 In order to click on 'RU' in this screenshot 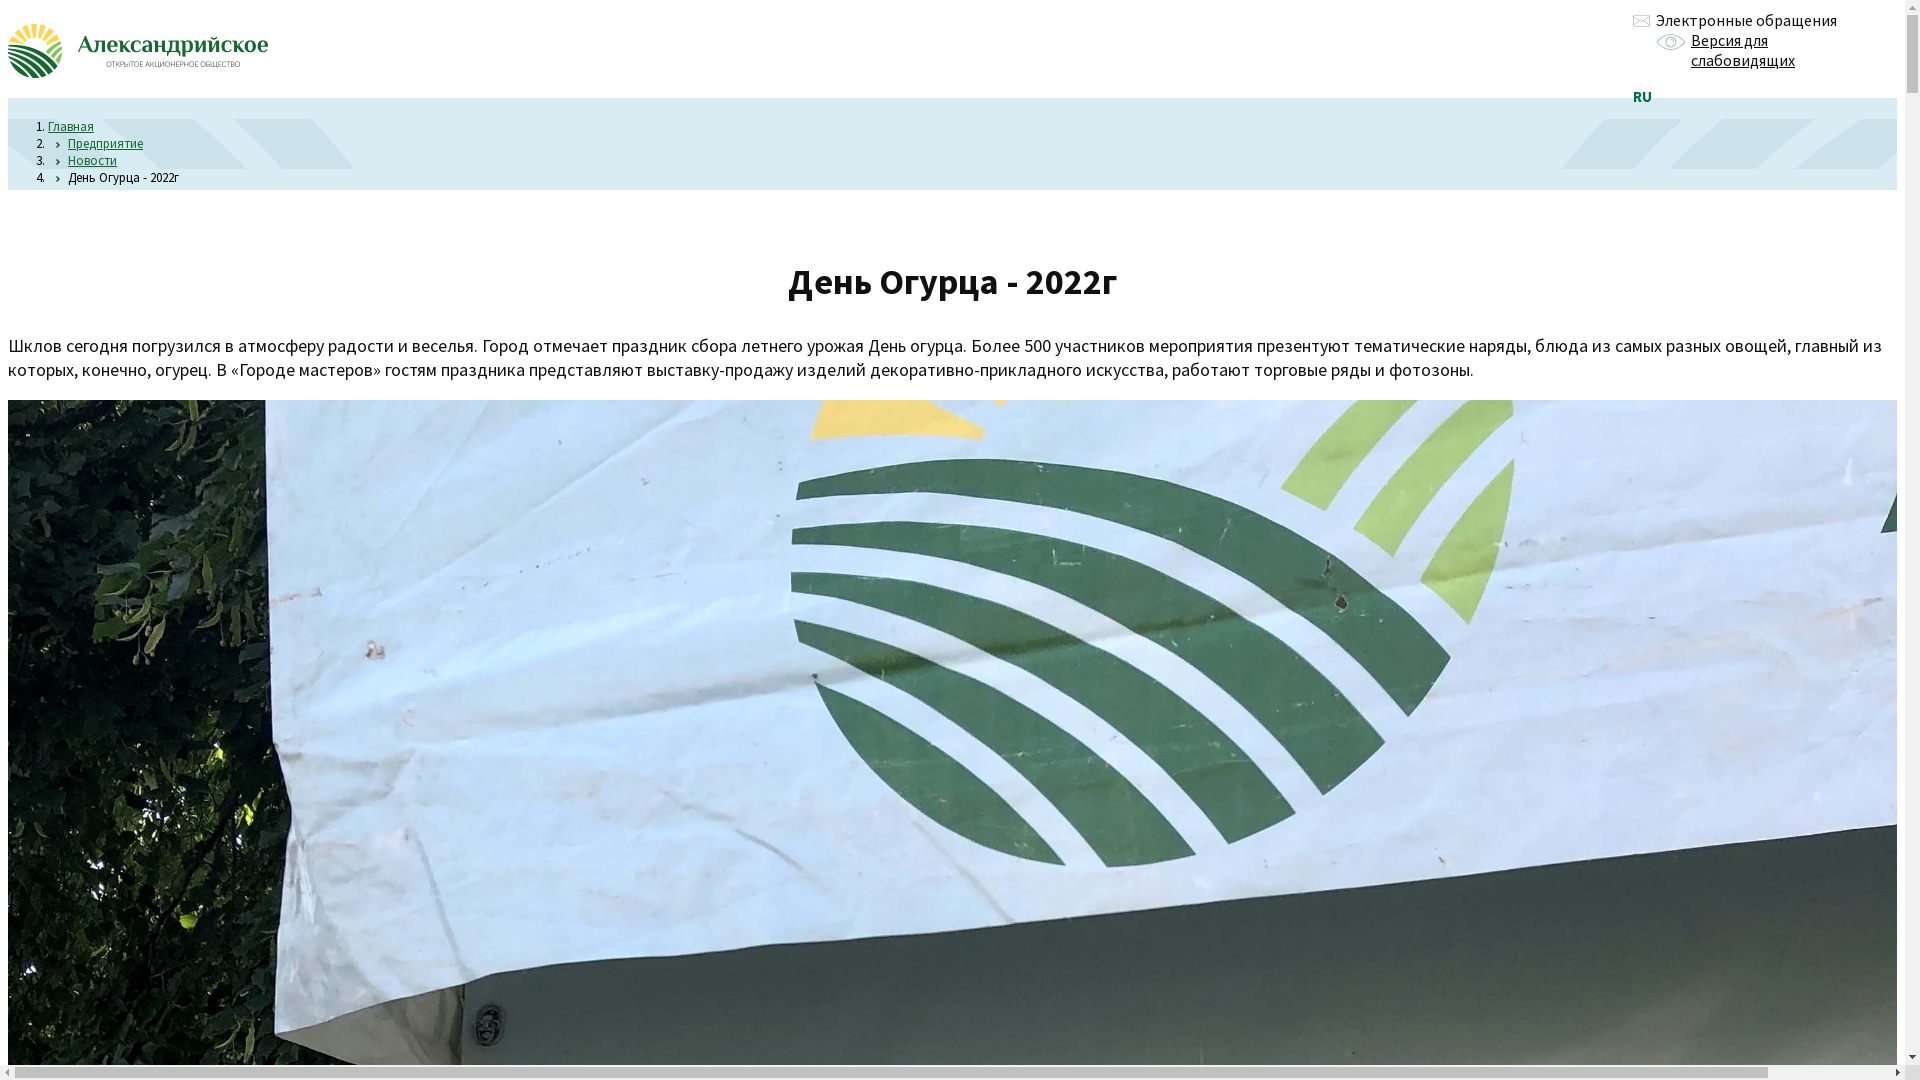, I will do `click(1632, 96)`.